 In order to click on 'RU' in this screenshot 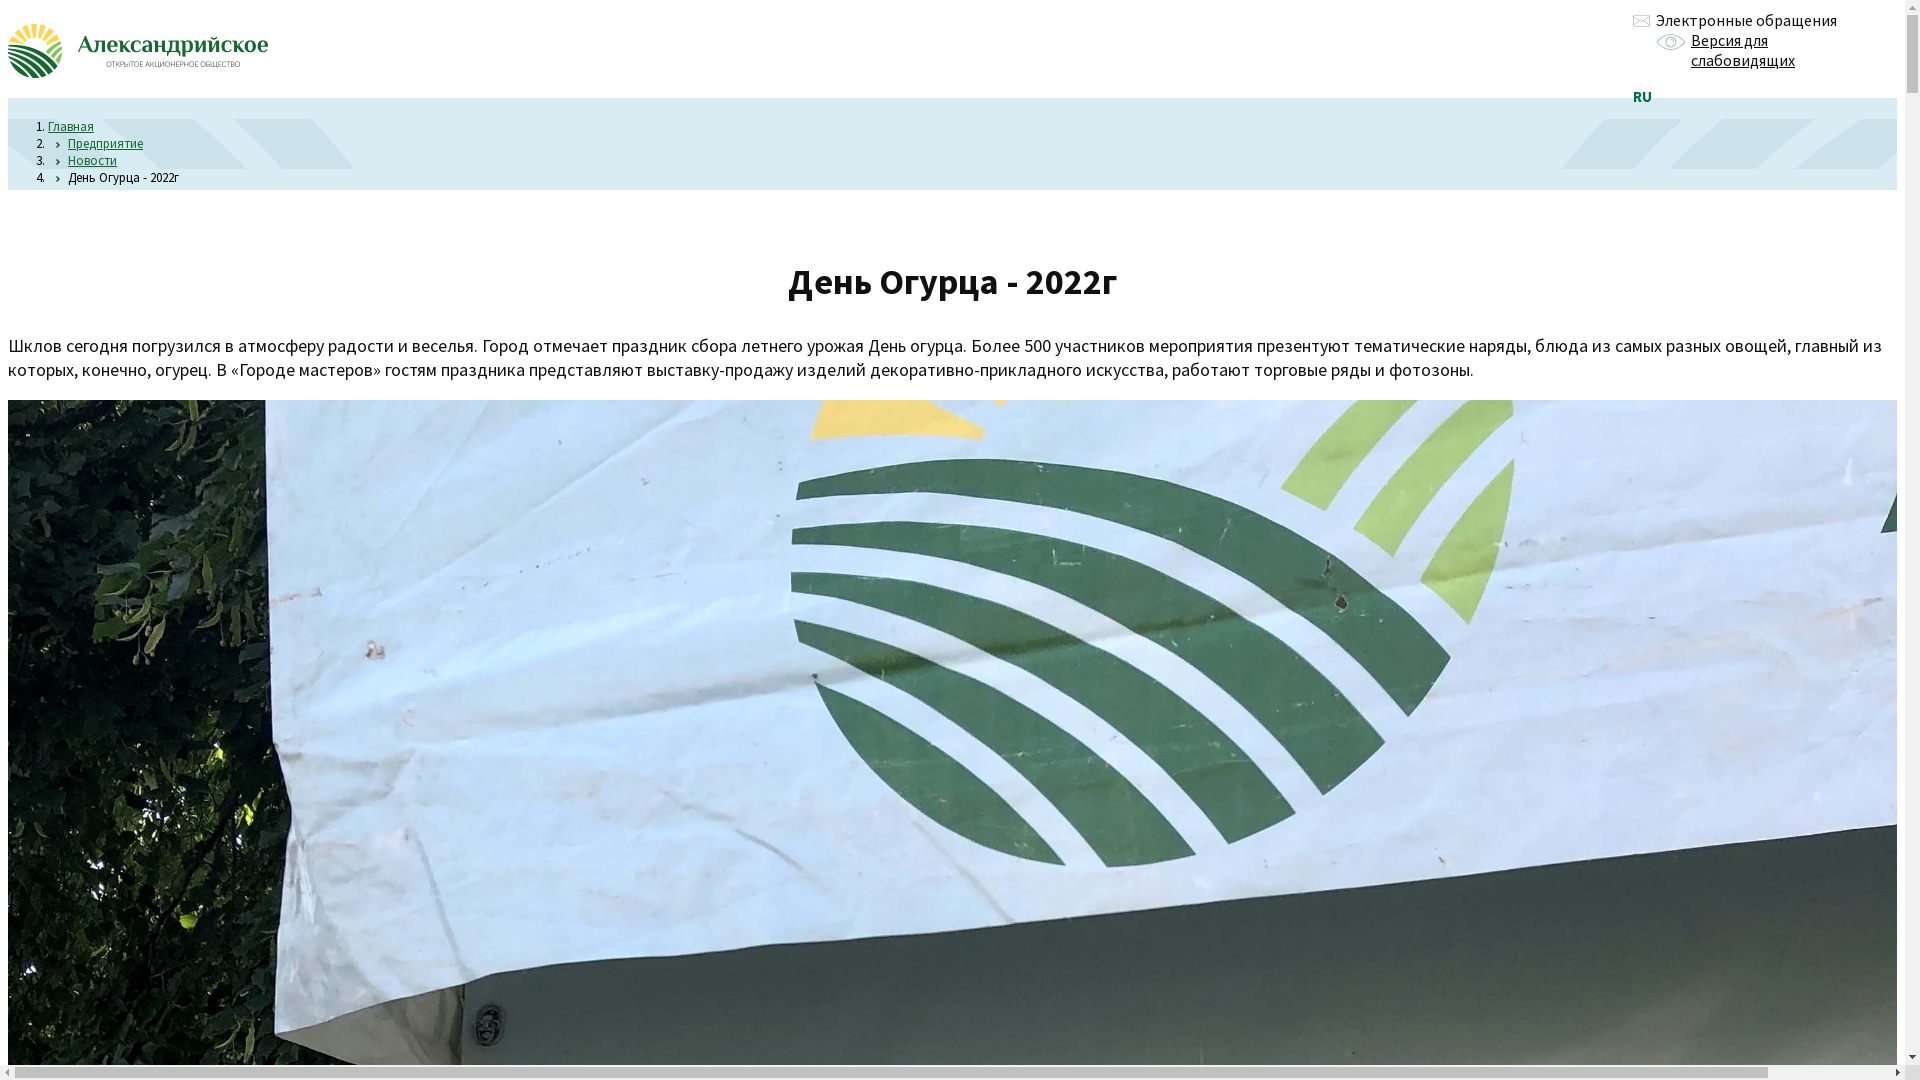, I will do `click(1632, 96)`.